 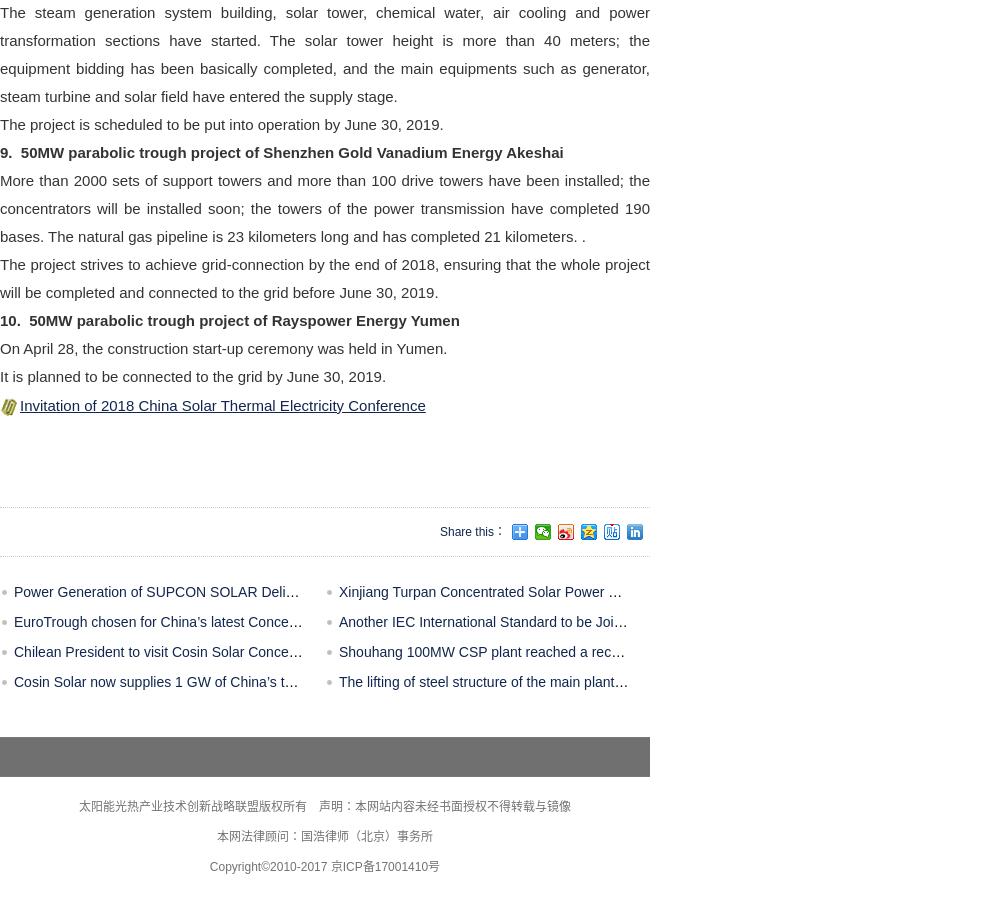 I want to click on 'The project is scheduled to be put into operation by June 30, 2019.', so click(x=220, y=122).